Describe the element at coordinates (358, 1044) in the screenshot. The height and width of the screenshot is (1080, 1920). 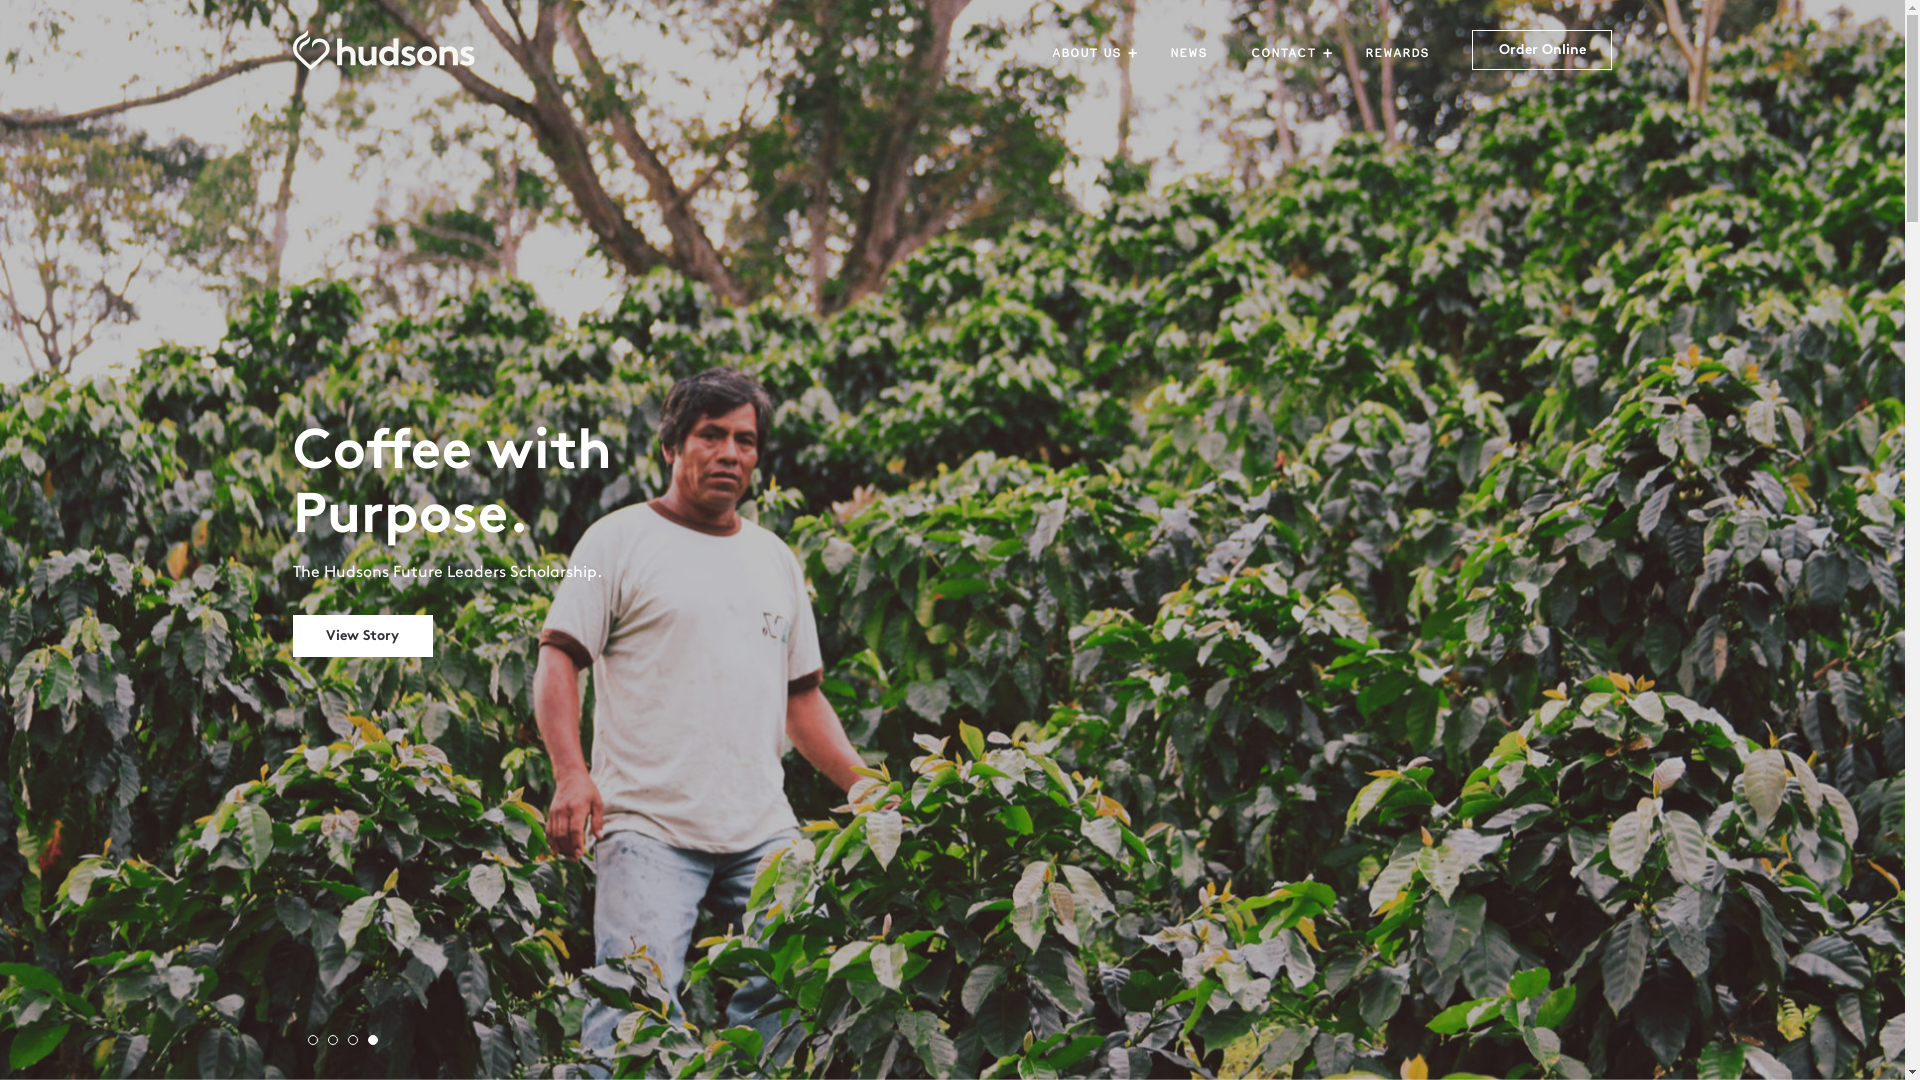
I see `'3'` at that location.